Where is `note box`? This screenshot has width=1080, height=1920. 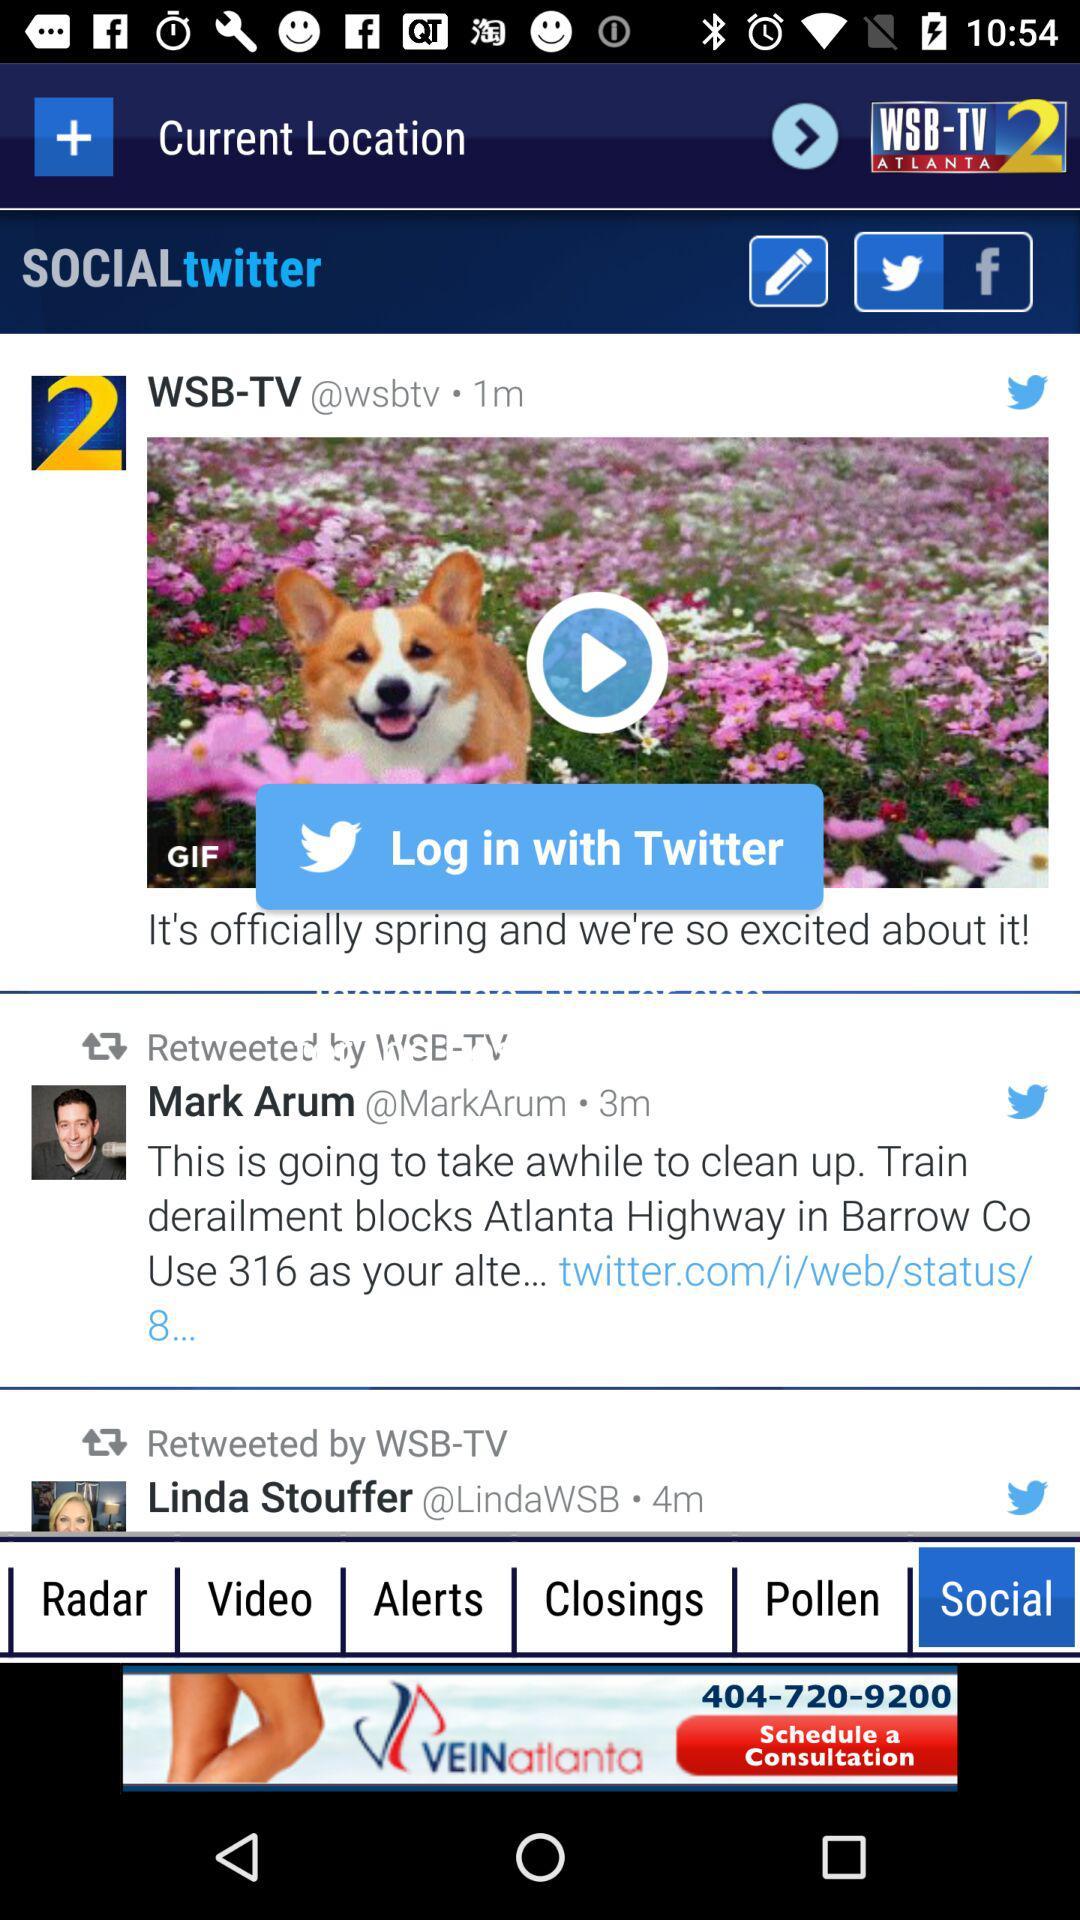
note box is located at coordinates (787, 270).